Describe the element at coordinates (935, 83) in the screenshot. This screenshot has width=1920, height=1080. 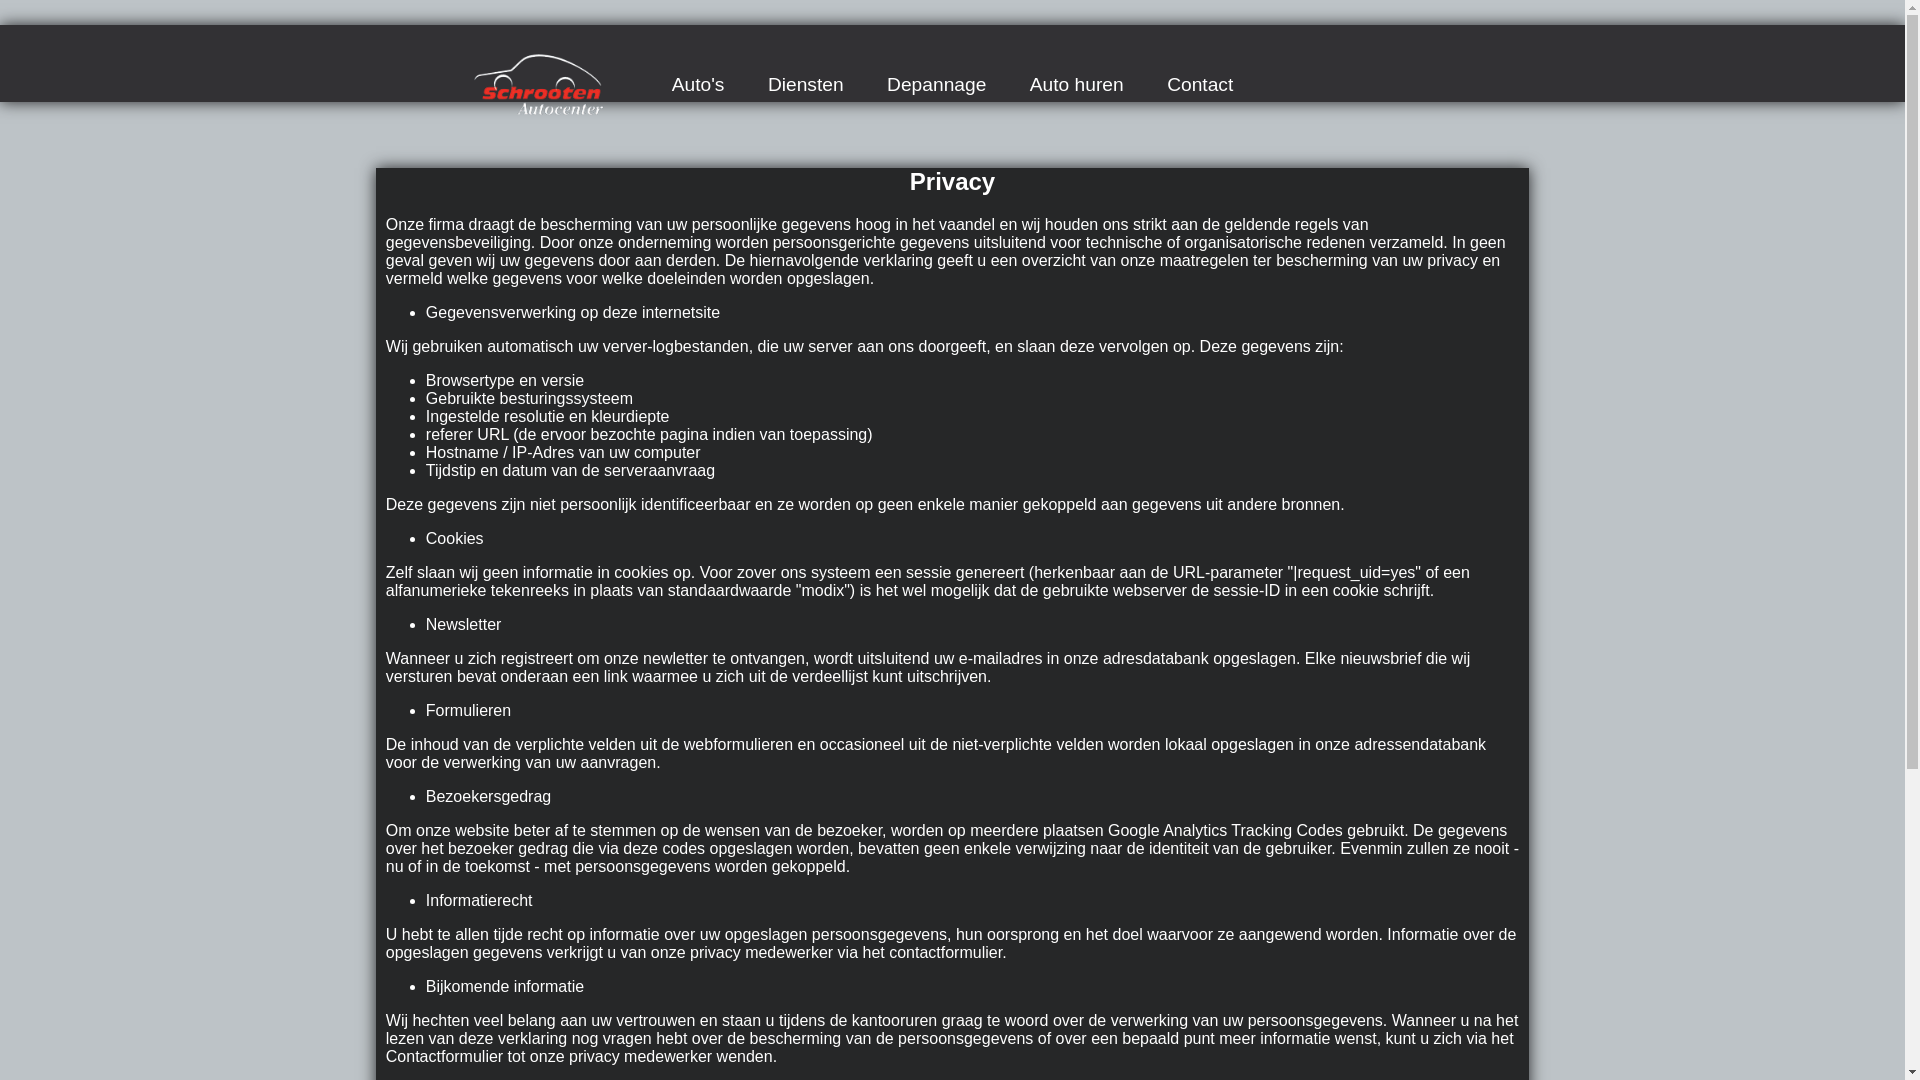
I see `'Depannage'` at that location.